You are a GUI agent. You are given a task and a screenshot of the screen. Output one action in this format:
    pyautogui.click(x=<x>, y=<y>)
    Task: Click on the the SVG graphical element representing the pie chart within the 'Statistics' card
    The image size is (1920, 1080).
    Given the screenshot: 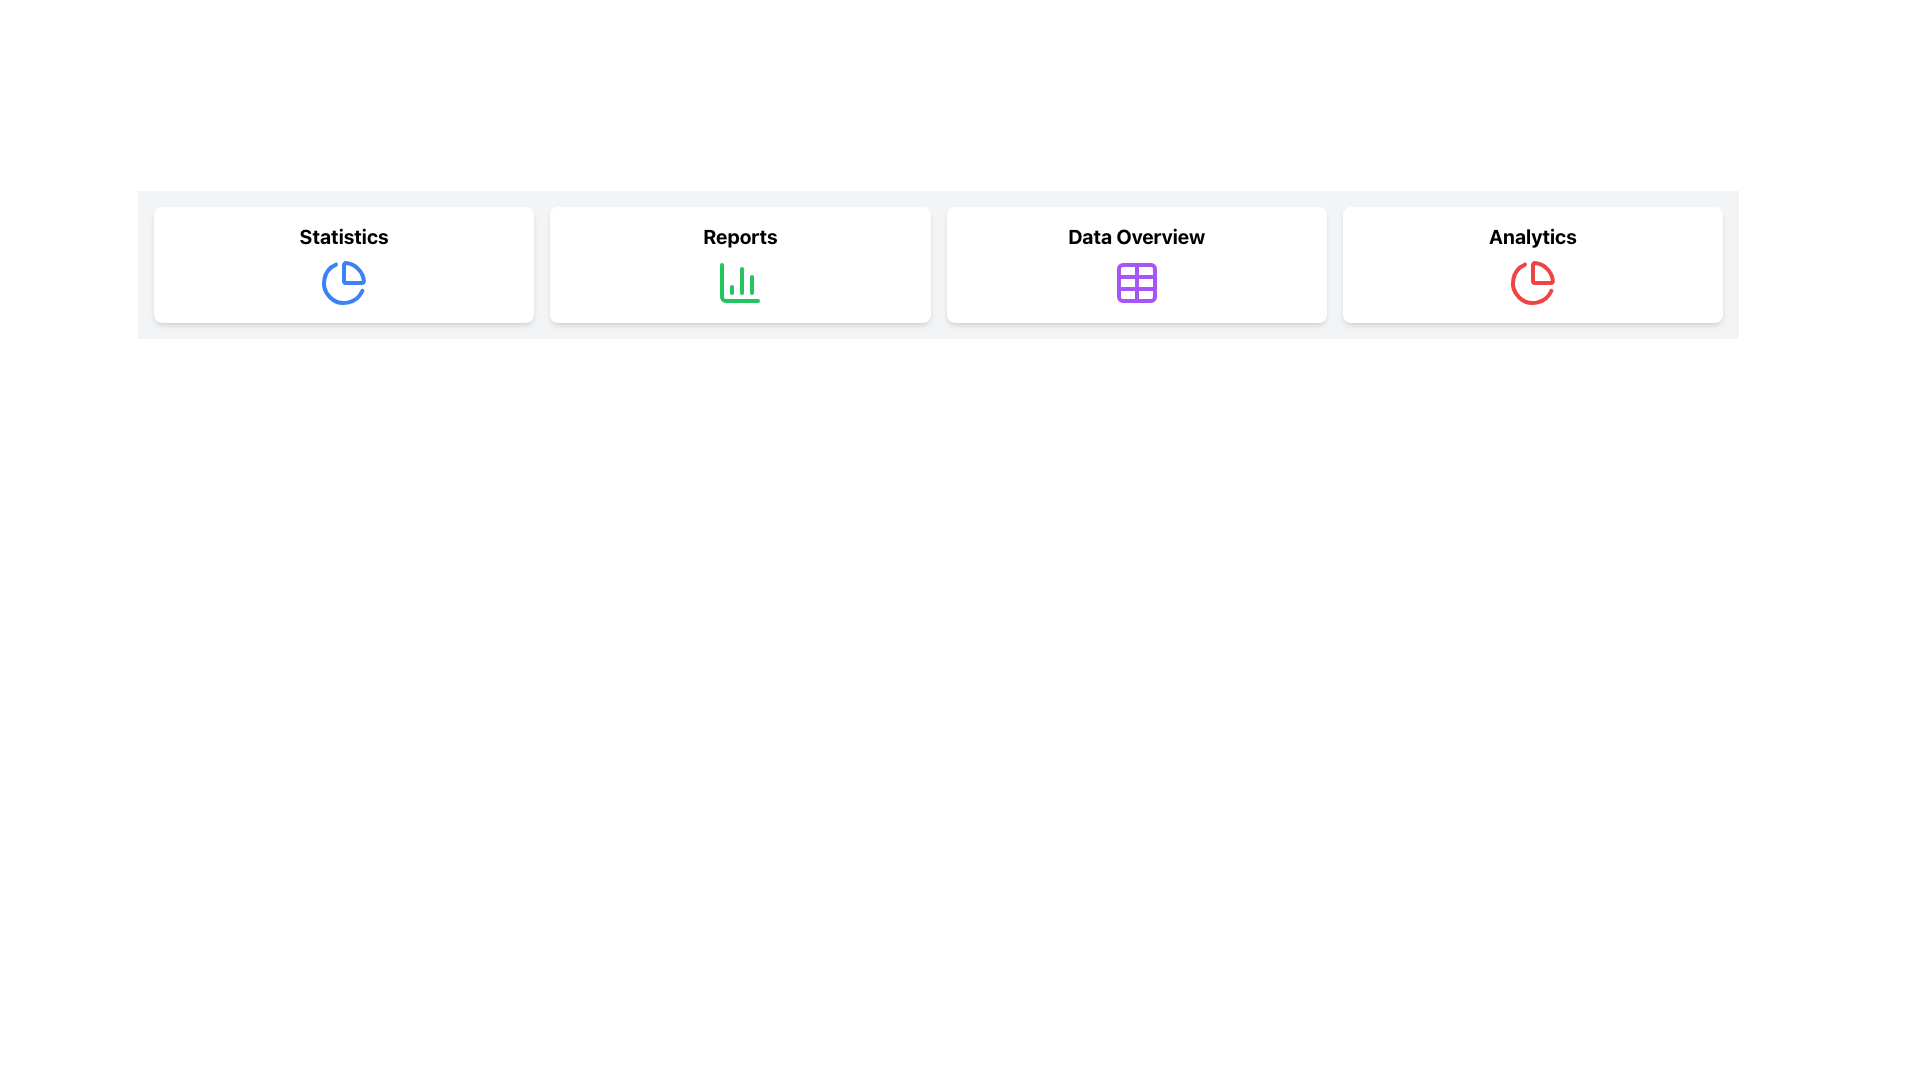 What is the action you would take?
    pyautogui.click(x=343, y=283)
    